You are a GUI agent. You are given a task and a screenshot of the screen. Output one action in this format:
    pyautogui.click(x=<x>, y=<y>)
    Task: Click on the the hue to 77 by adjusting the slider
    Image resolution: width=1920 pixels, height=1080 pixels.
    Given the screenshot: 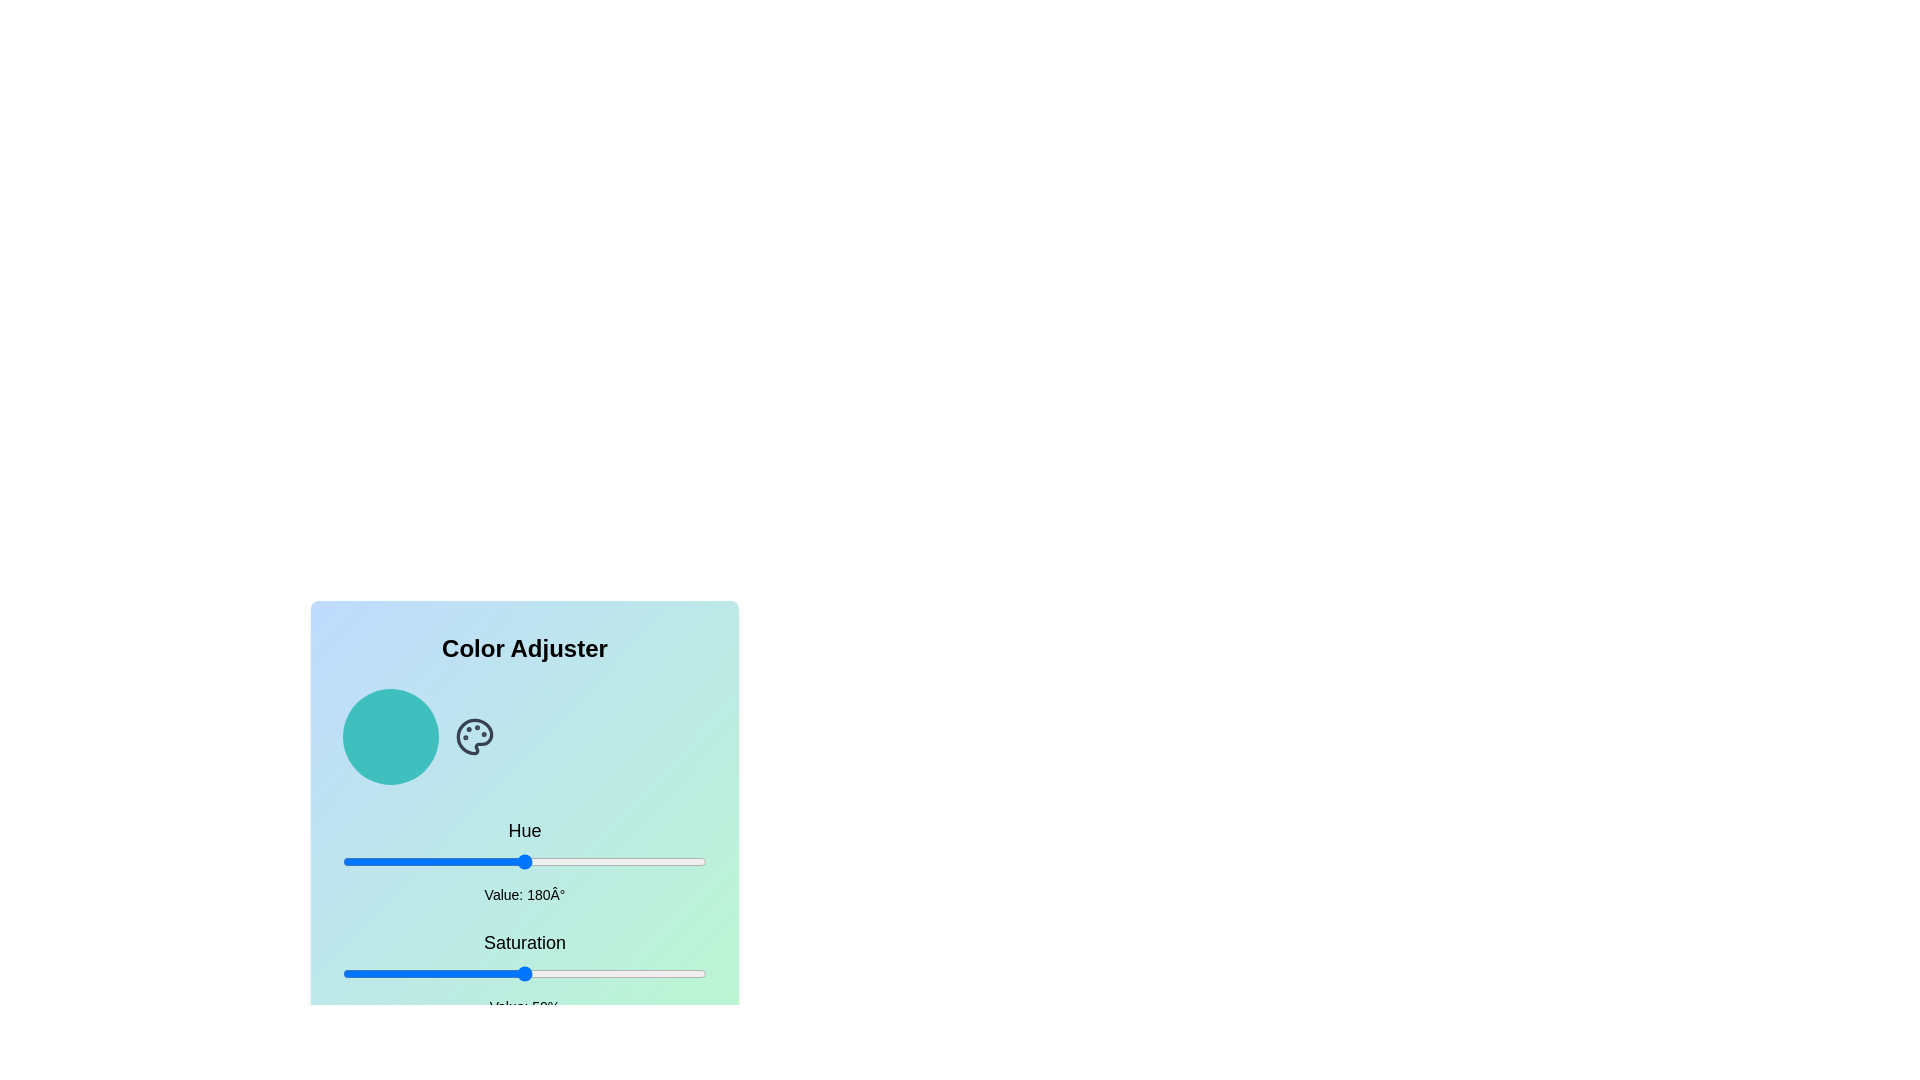 What is the action you would take?
    pyautogui.click(x=419, y=860)
    